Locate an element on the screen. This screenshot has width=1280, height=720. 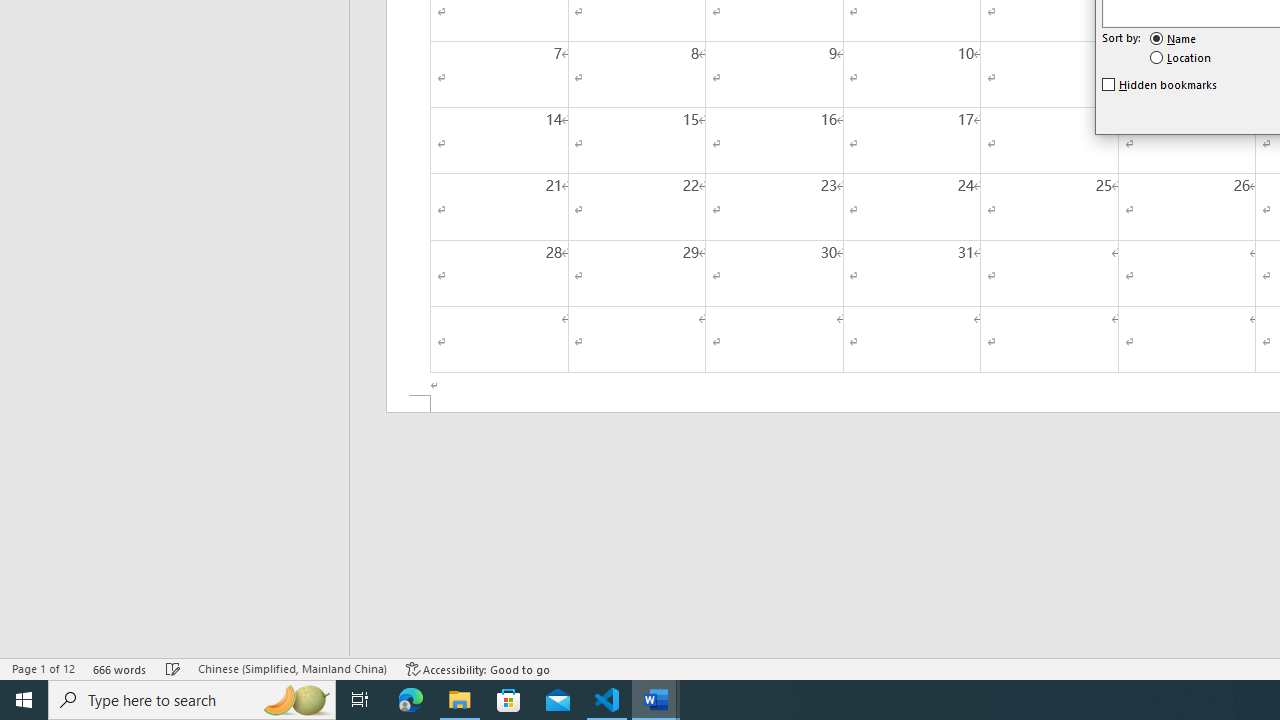
'Spelling and Grammar Check Checking' is located at coordinates (173, 669).